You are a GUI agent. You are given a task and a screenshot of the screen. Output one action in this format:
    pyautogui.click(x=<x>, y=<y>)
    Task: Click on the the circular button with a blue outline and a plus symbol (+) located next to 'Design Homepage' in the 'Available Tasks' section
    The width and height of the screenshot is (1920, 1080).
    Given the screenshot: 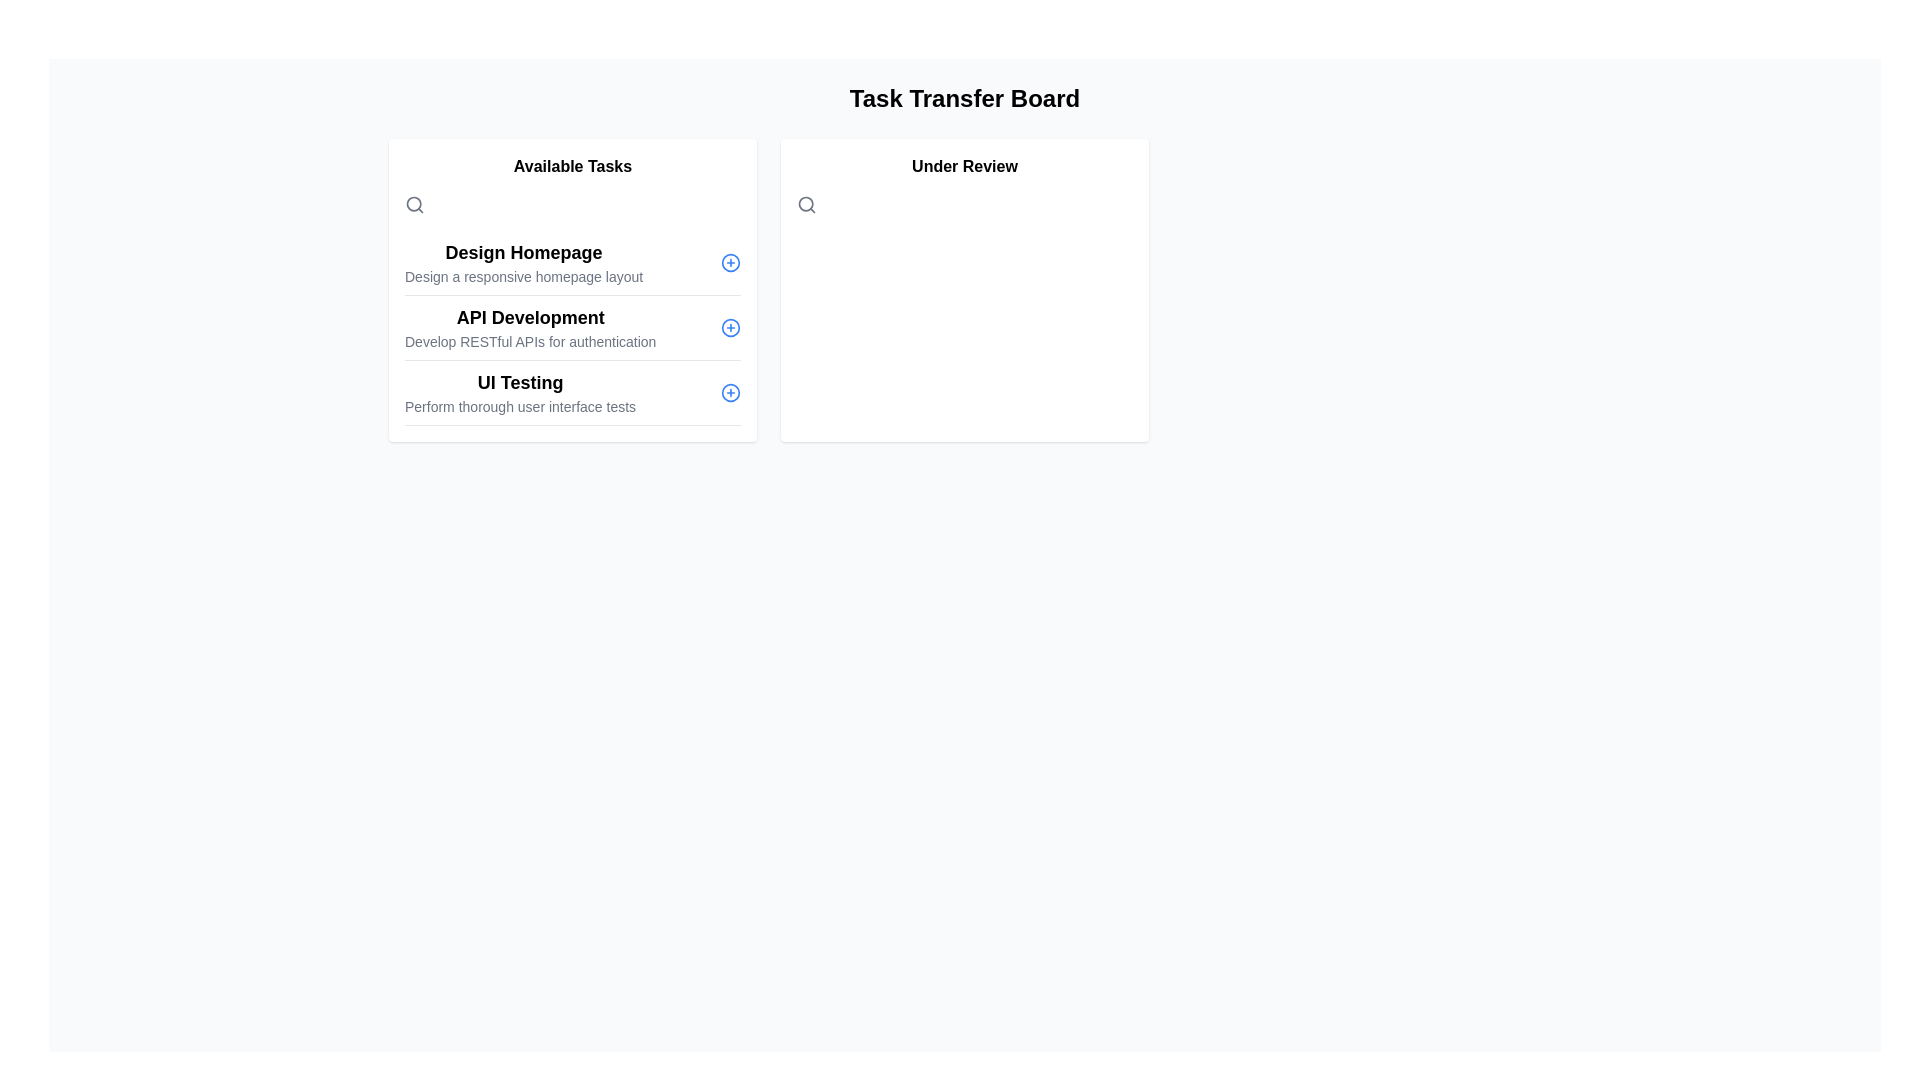 What is the action you would take?
    pyautogui.click(x=729, y=261)
    